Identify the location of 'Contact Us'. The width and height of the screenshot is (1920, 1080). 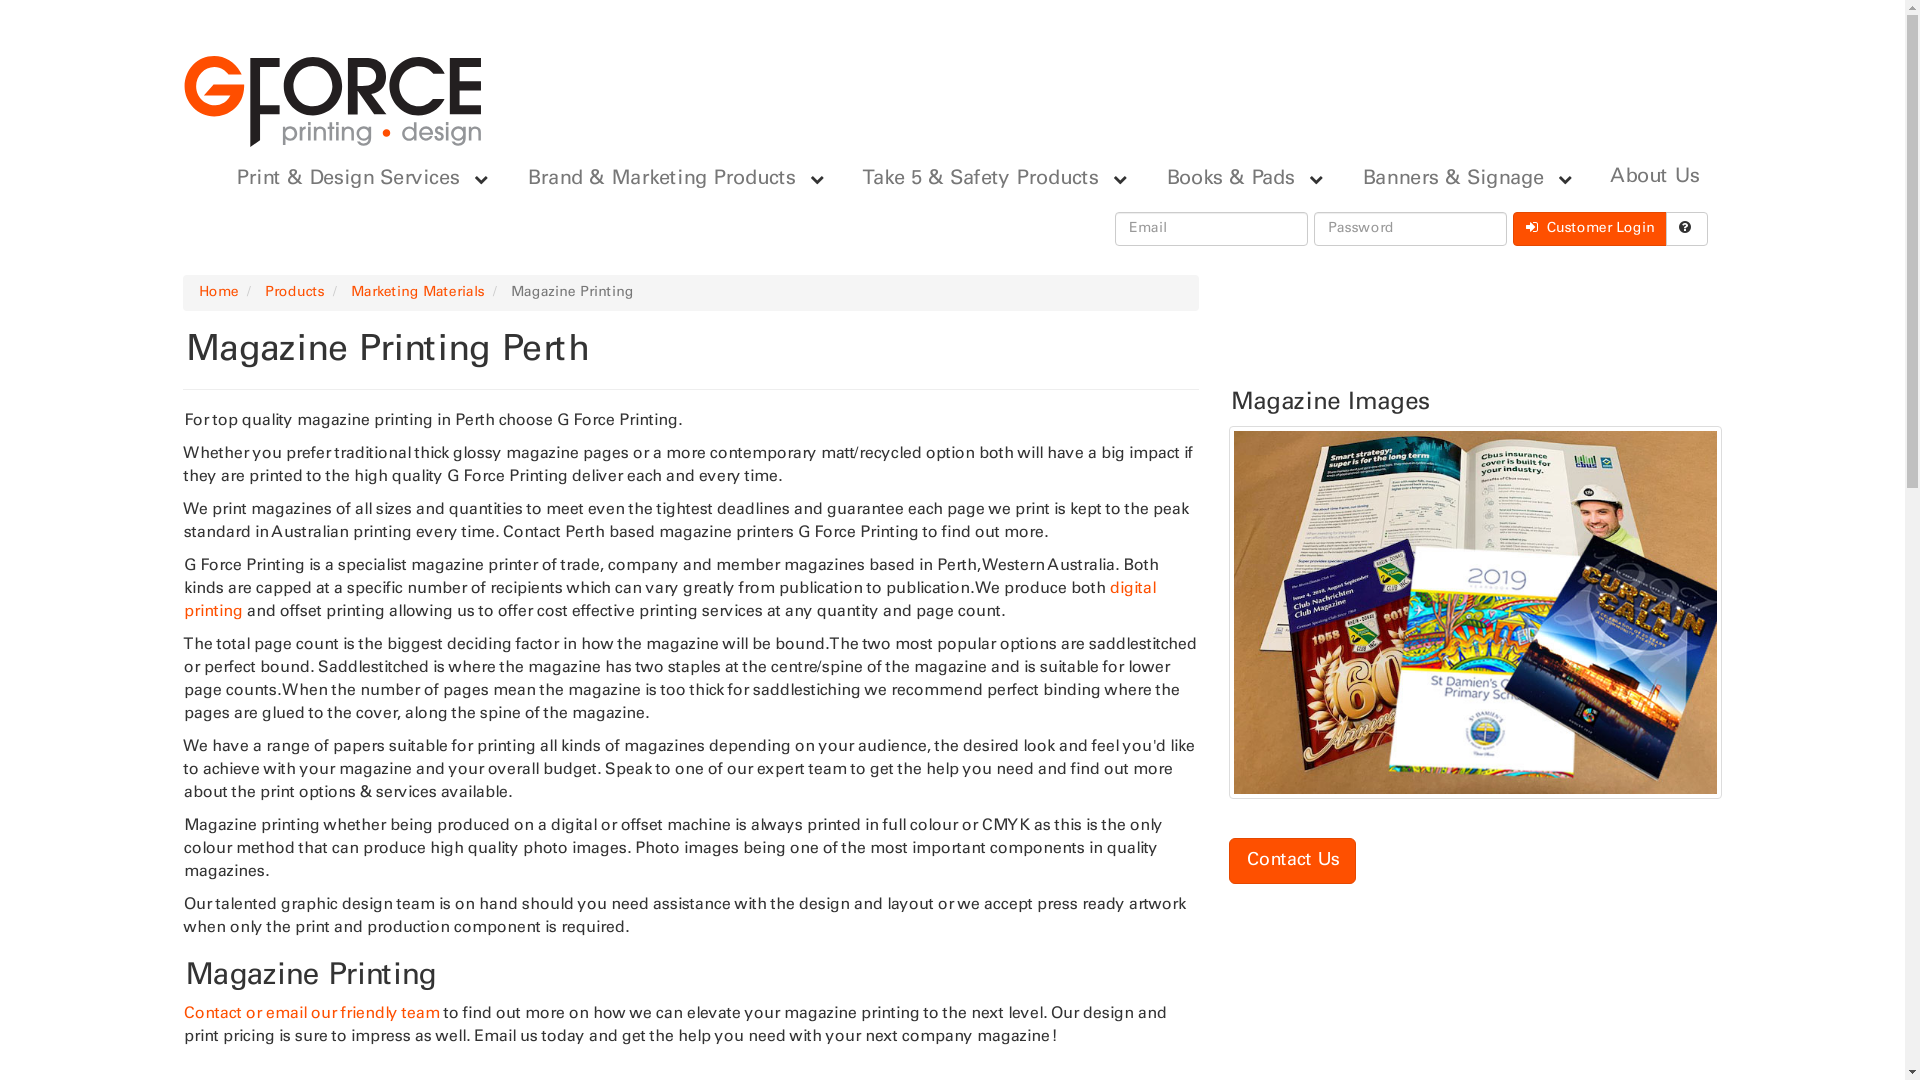
(1227, 859).